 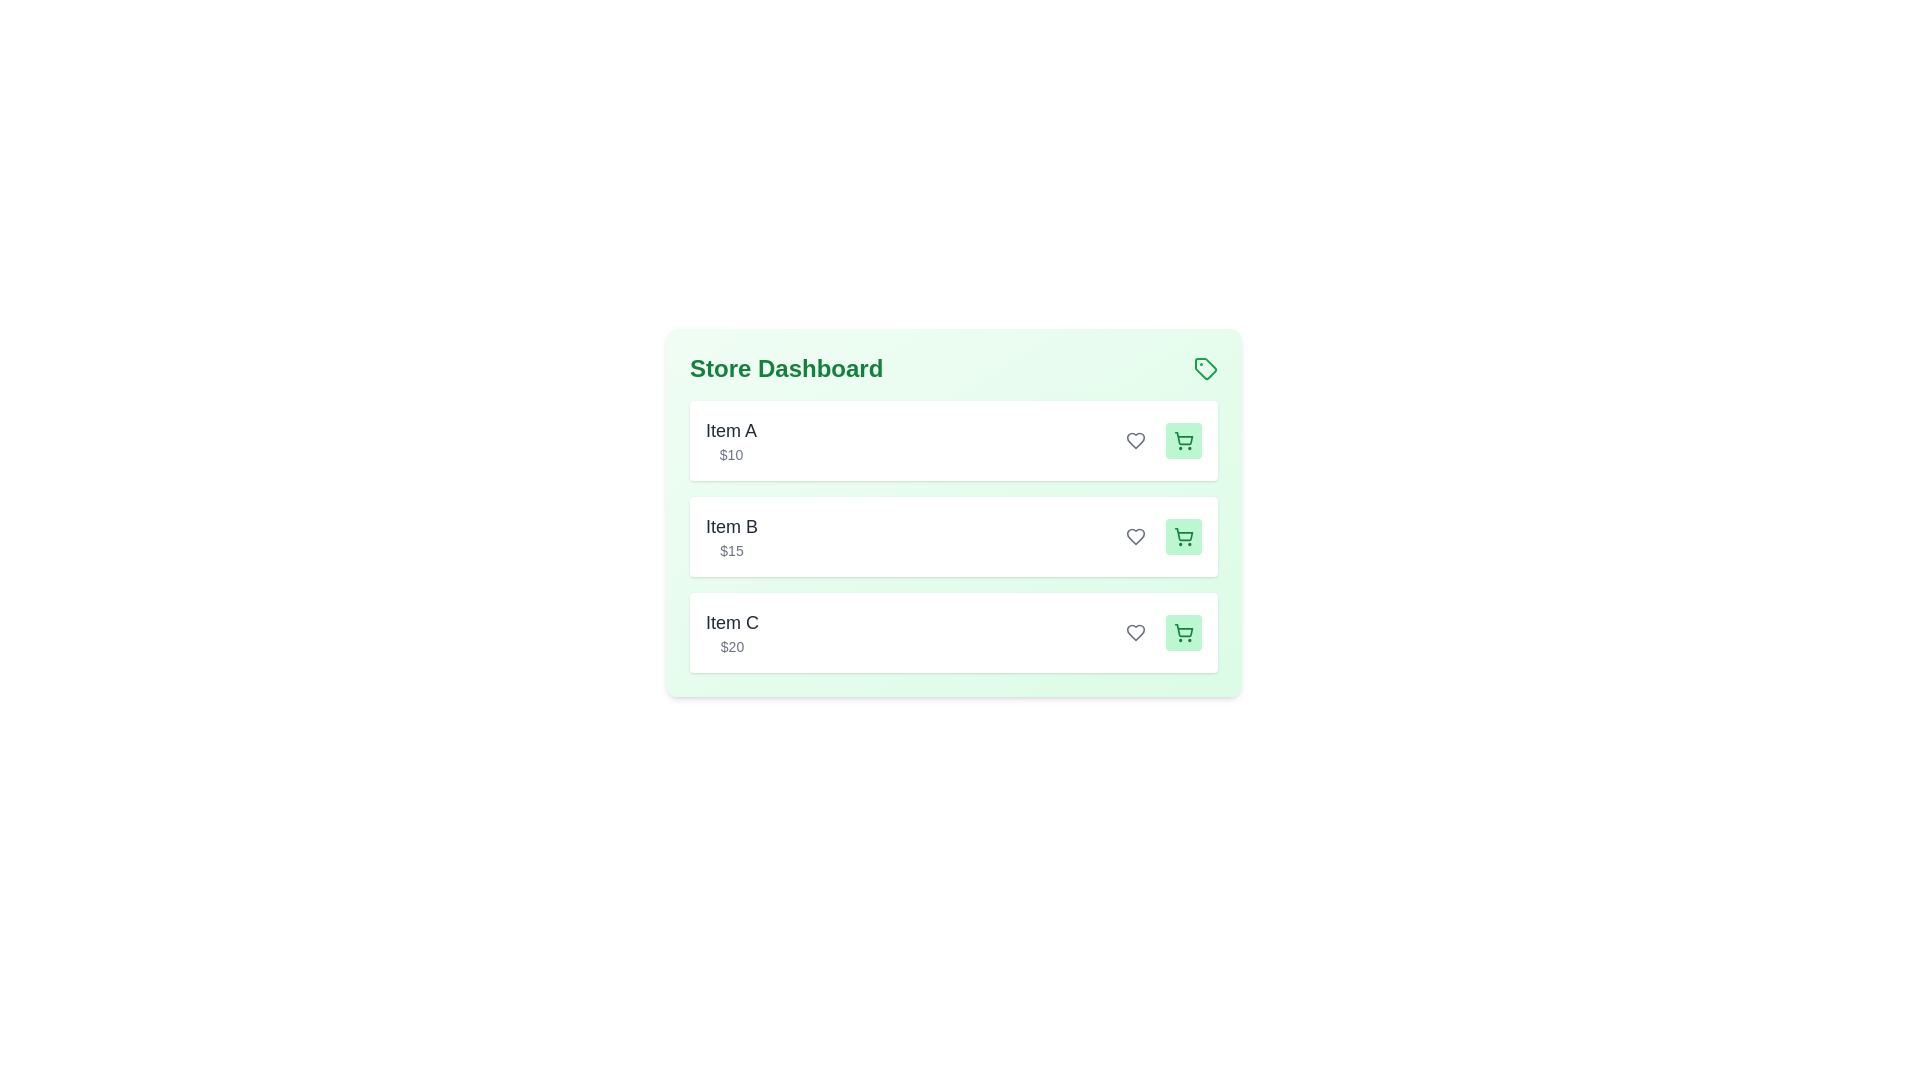 I want to click on the heart-shaped icon button outlined in gray, so click(x=1136, y=439).